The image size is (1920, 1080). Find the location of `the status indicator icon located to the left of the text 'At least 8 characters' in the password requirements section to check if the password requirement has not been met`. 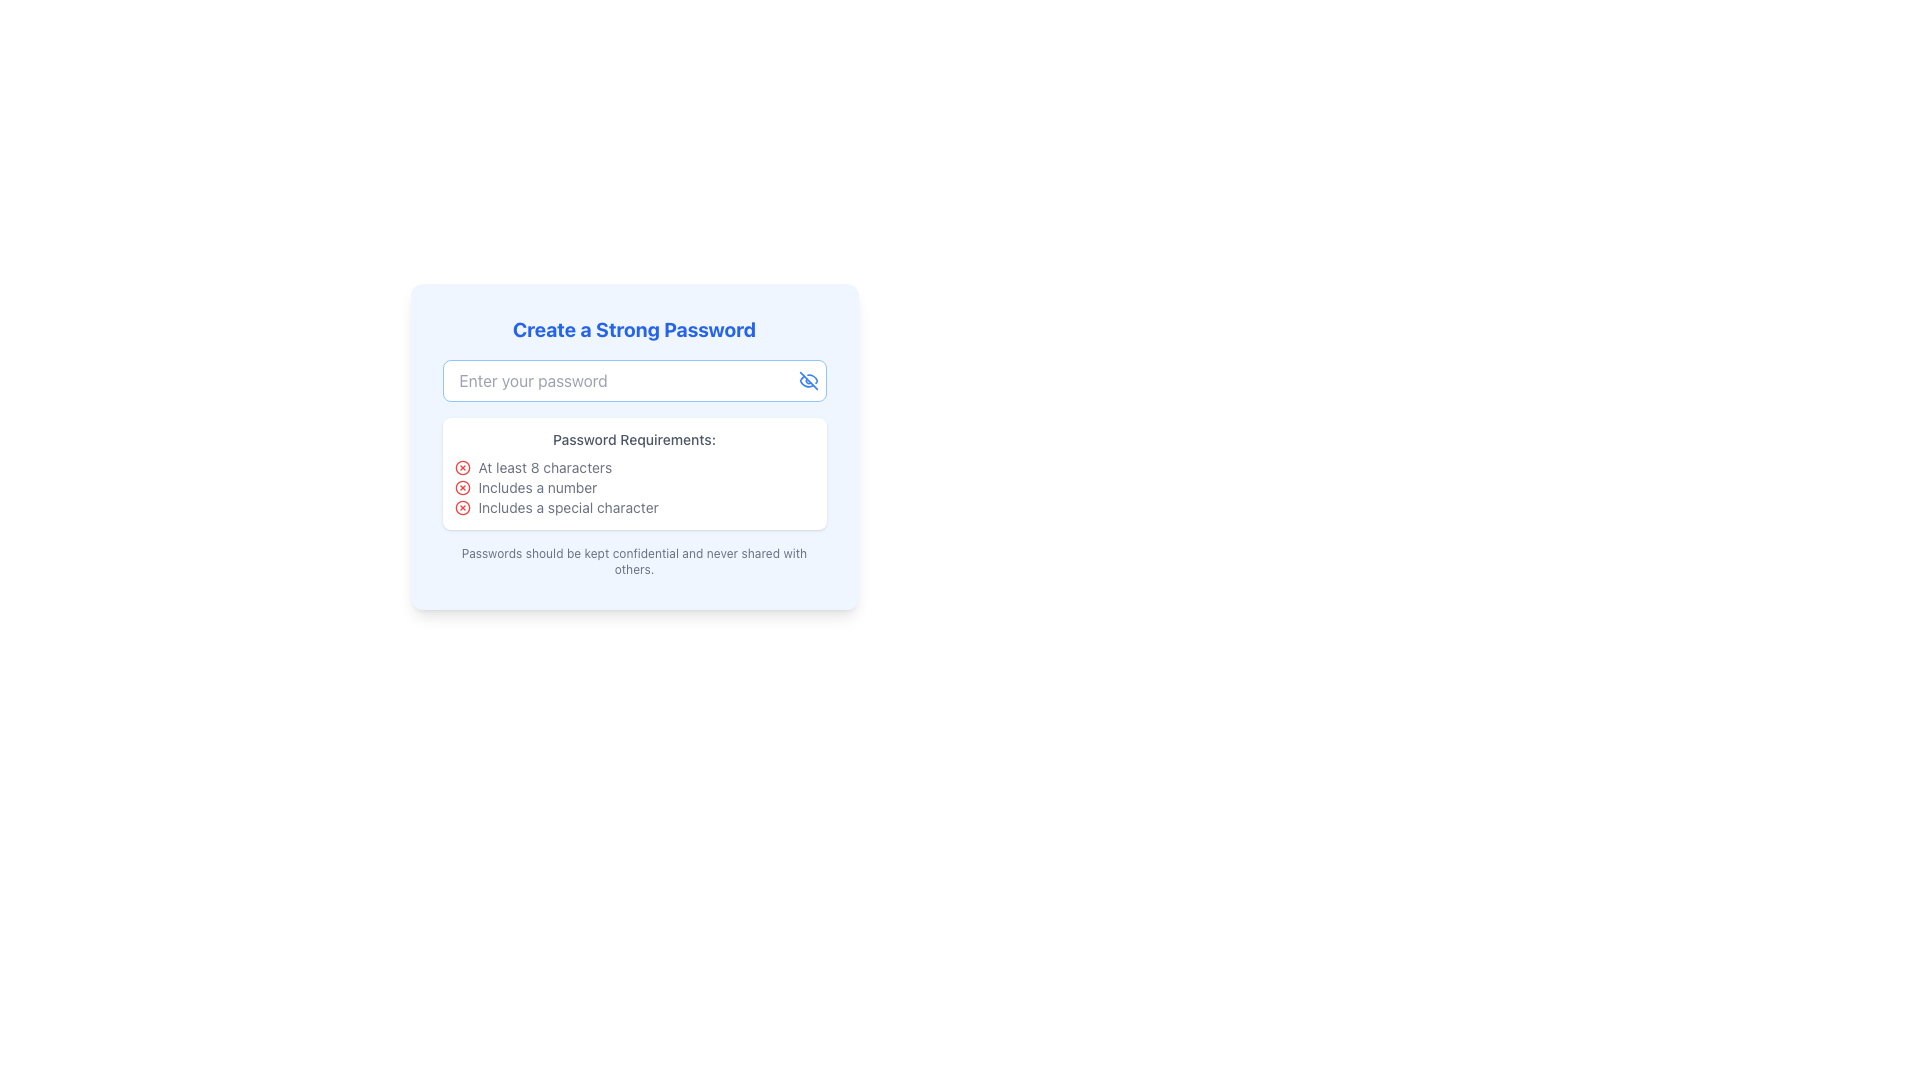

the status indicator icon located to the left of the text 'At least 8 characters' in the password requirements section to check if the password requirement has not been met is located at coordinates (461, 467).